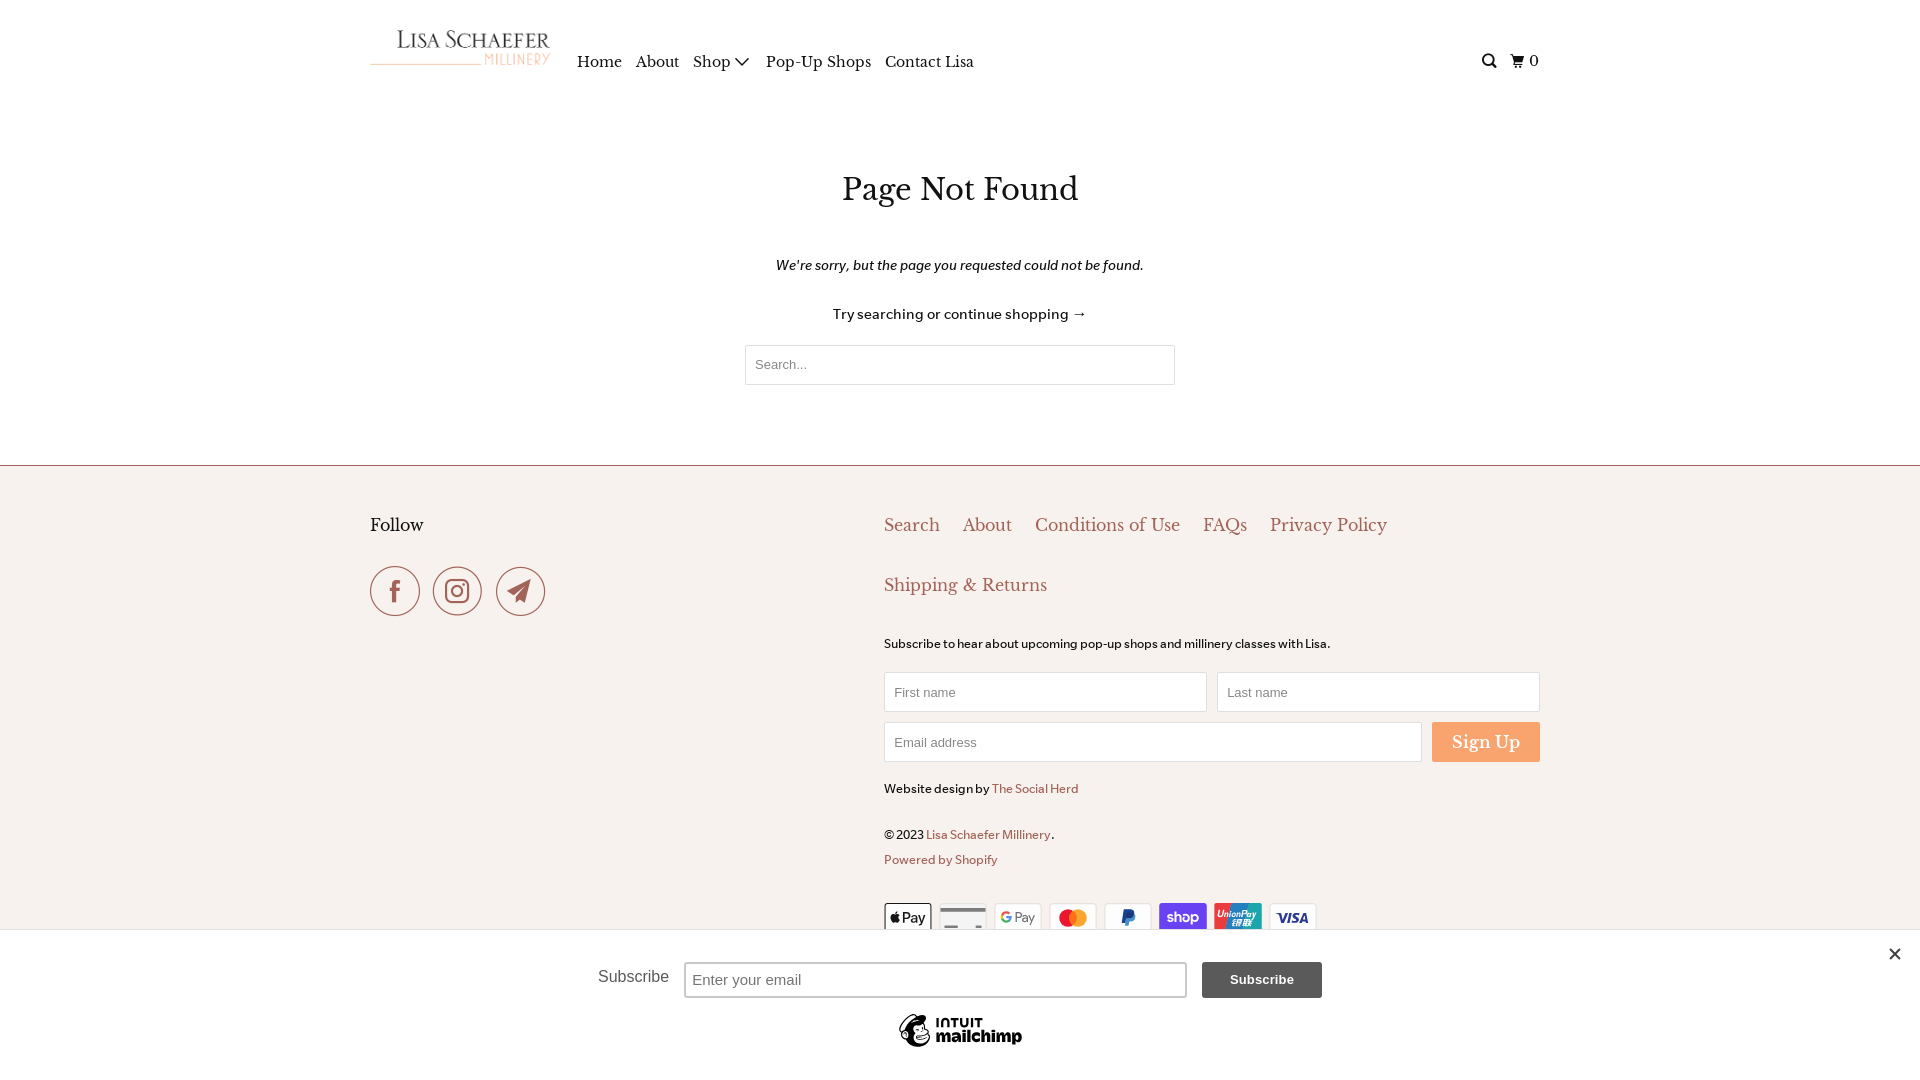 Image resolution: width=1920 pixels, height=1080 pixels. I want to click on 'Home', so click(598, 60).